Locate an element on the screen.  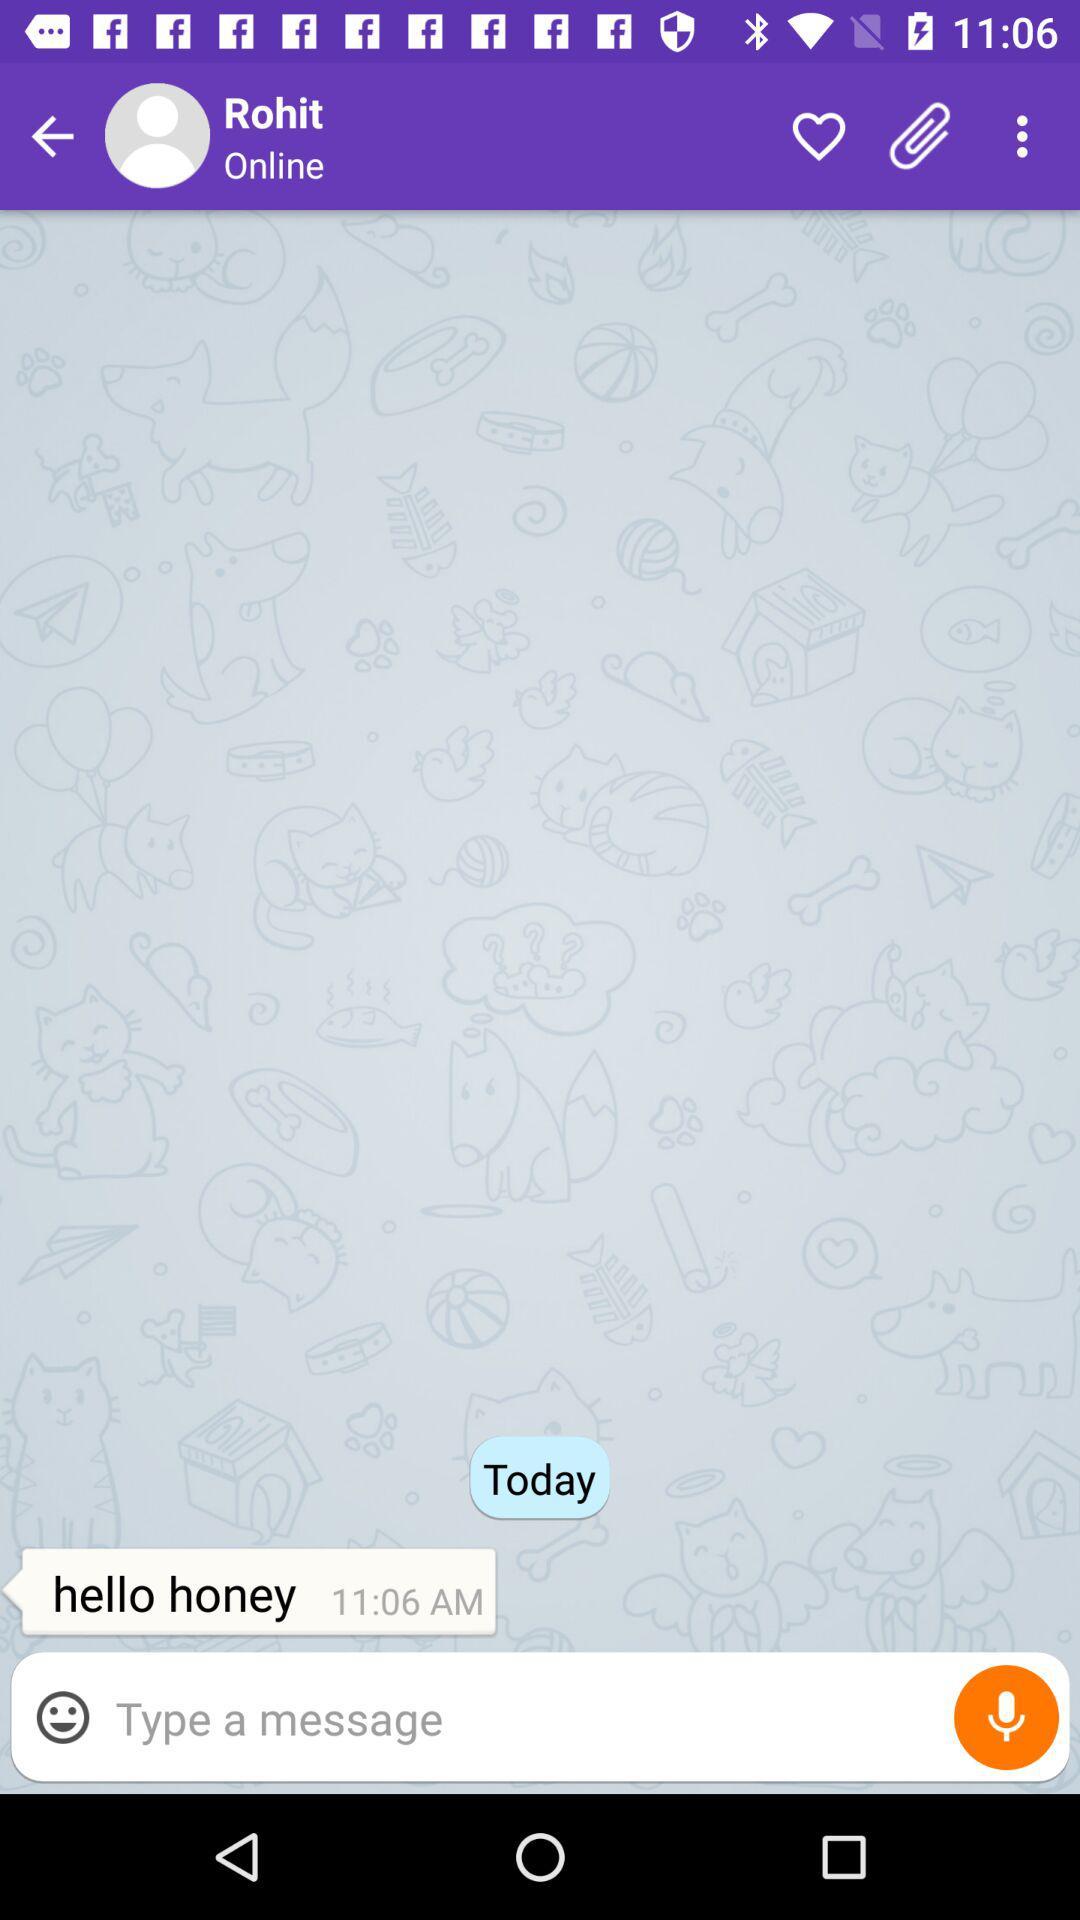
go back is located at coordinates (51, 135).